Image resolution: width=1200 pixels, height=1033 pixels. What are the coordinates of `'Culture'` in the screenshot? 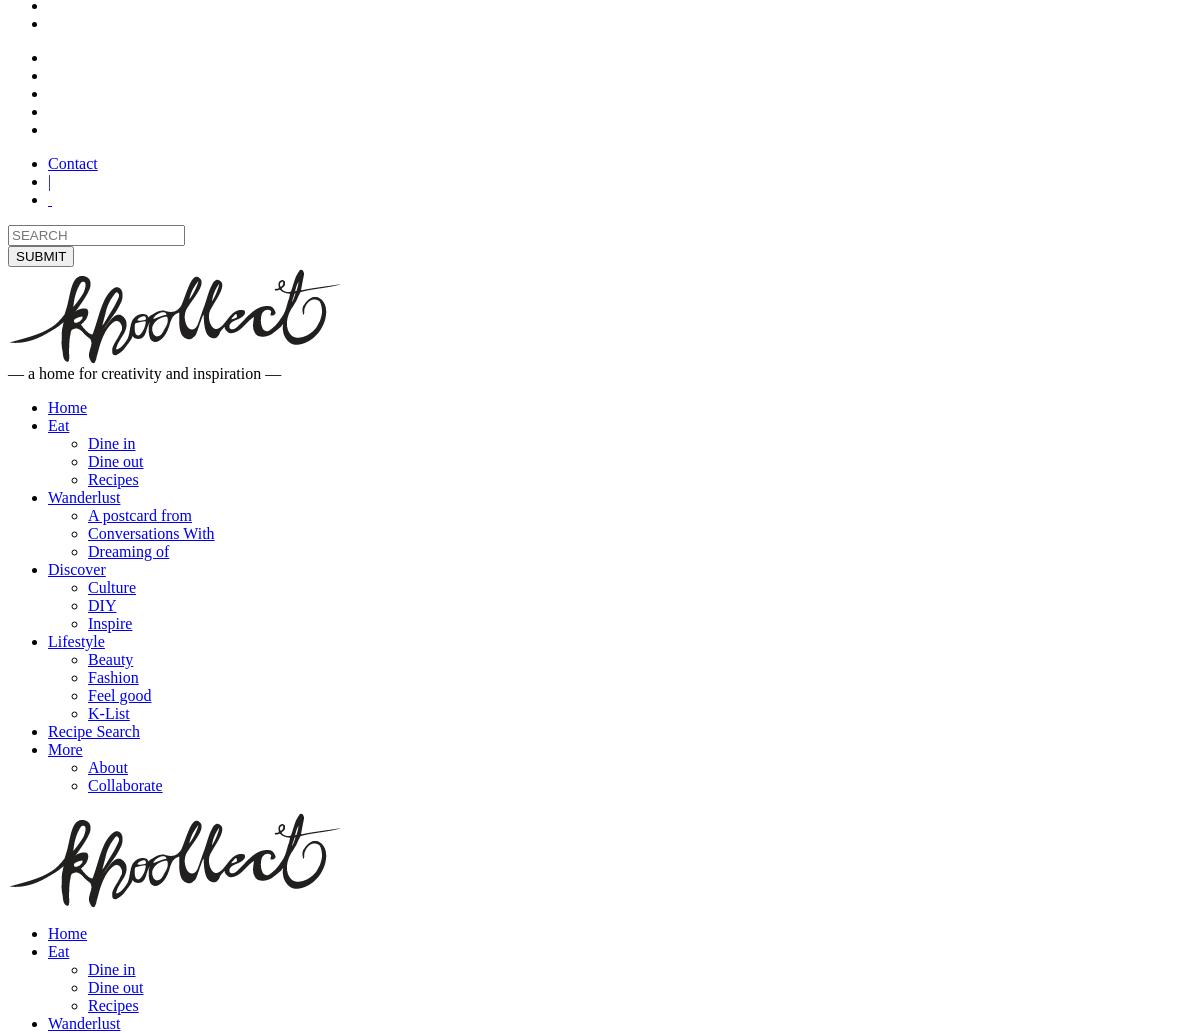 It's located at (111, 586).